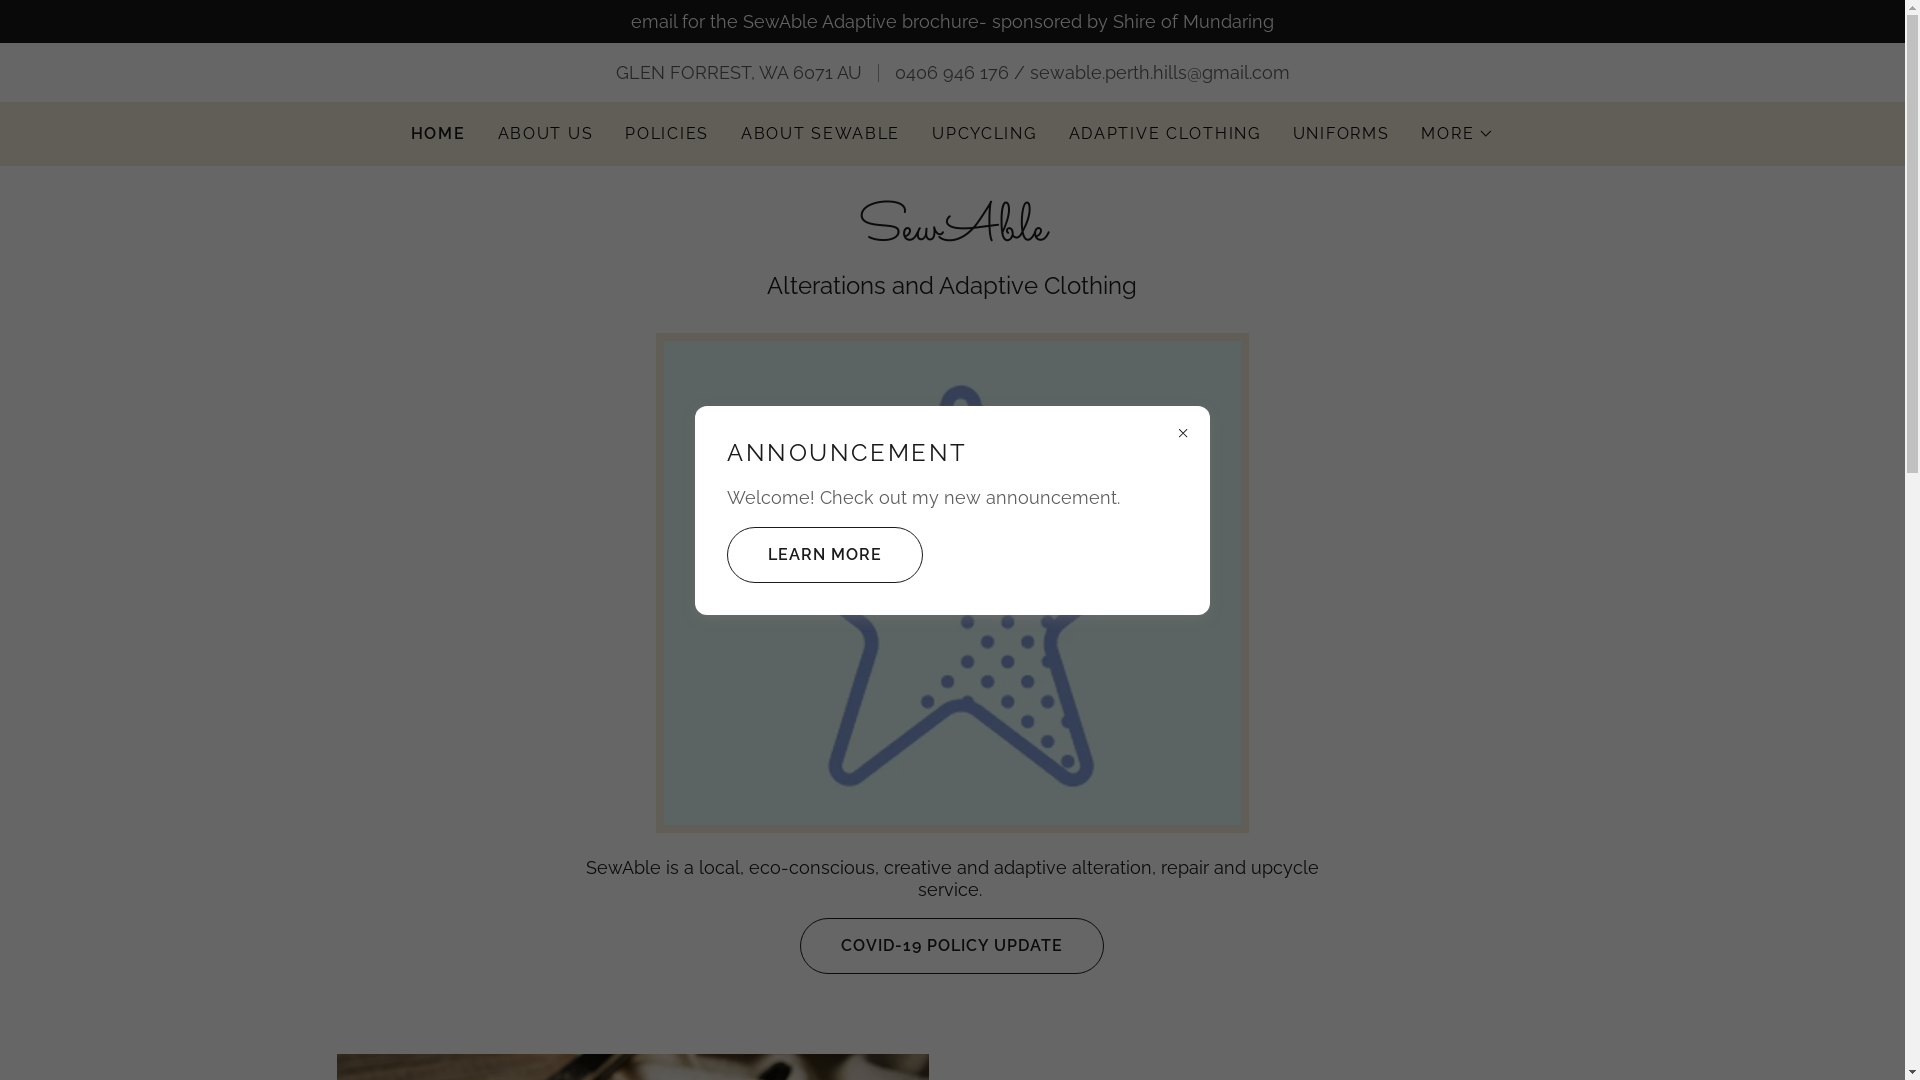  Describe the element at coordinates (983, 134) in the screenshot. I see `'UPCYCLING'` at that location.